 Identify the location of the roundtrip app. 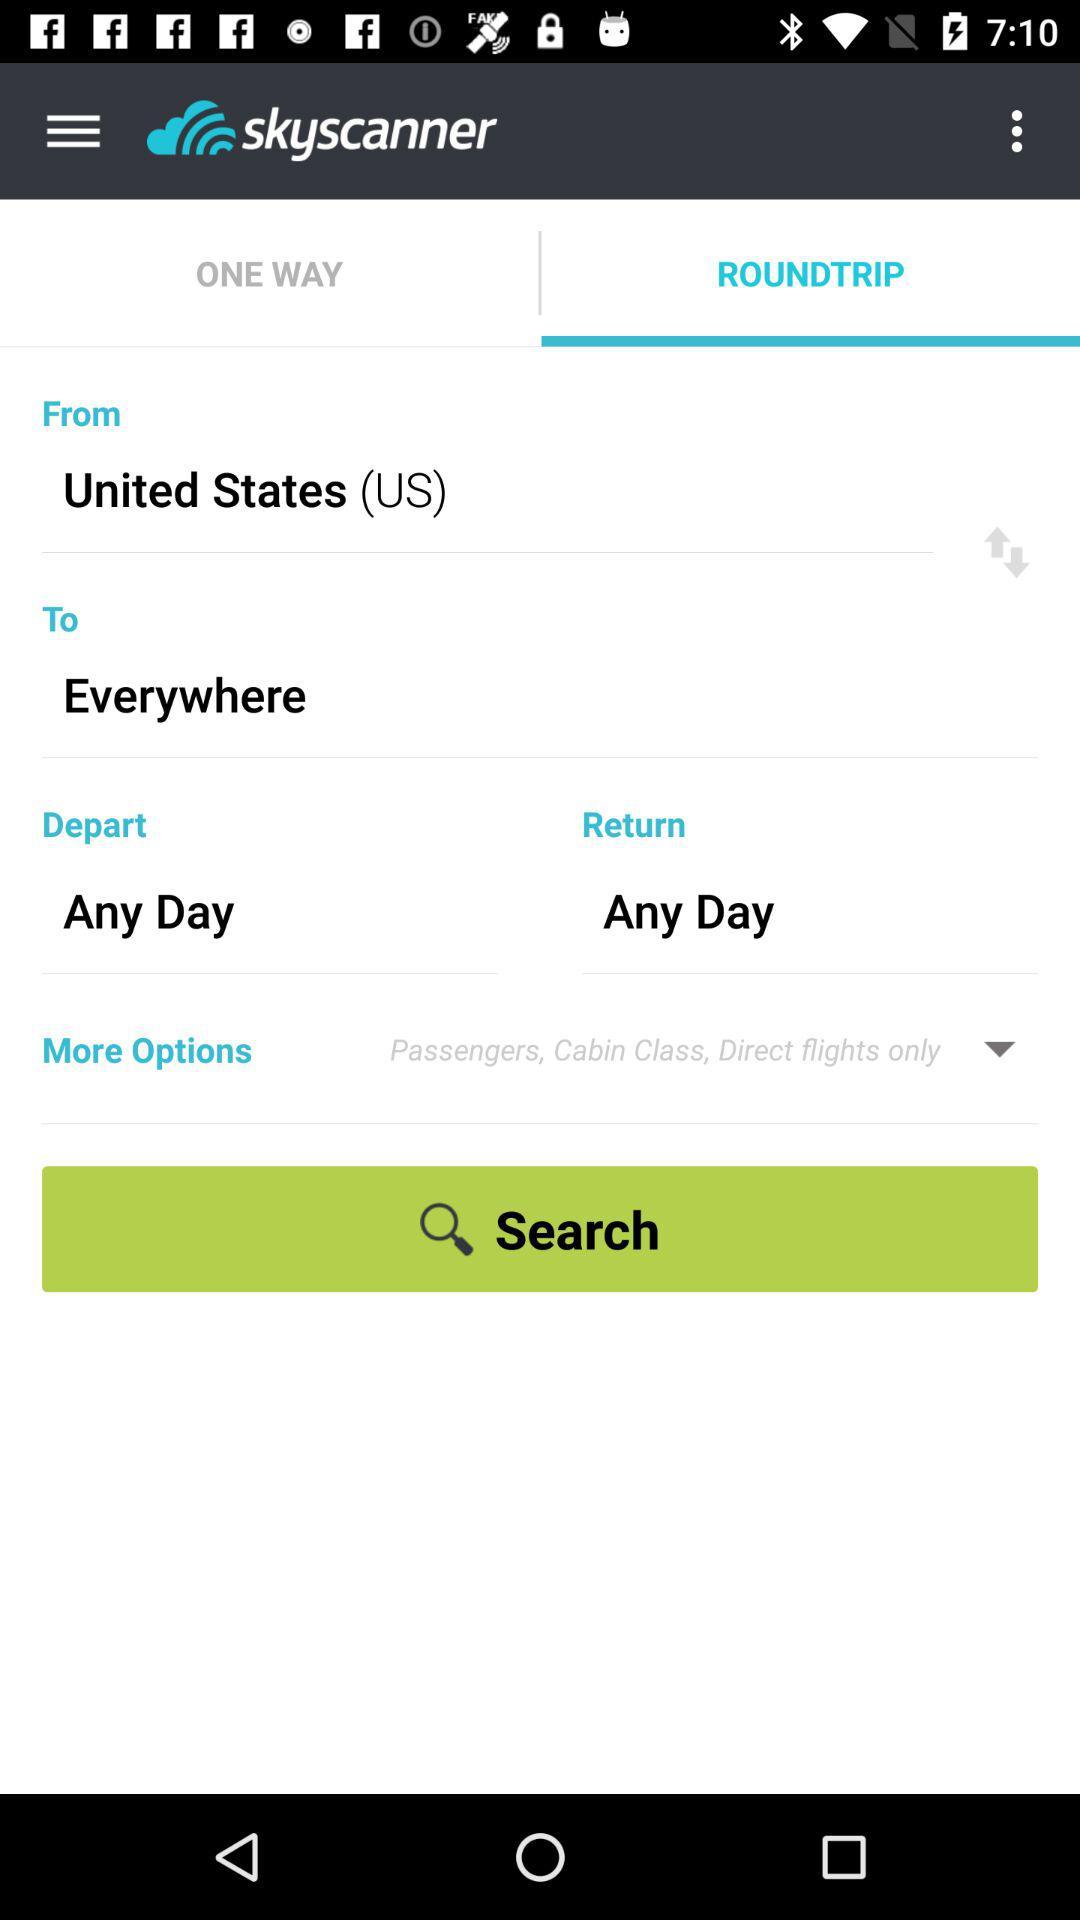
(810, 272).